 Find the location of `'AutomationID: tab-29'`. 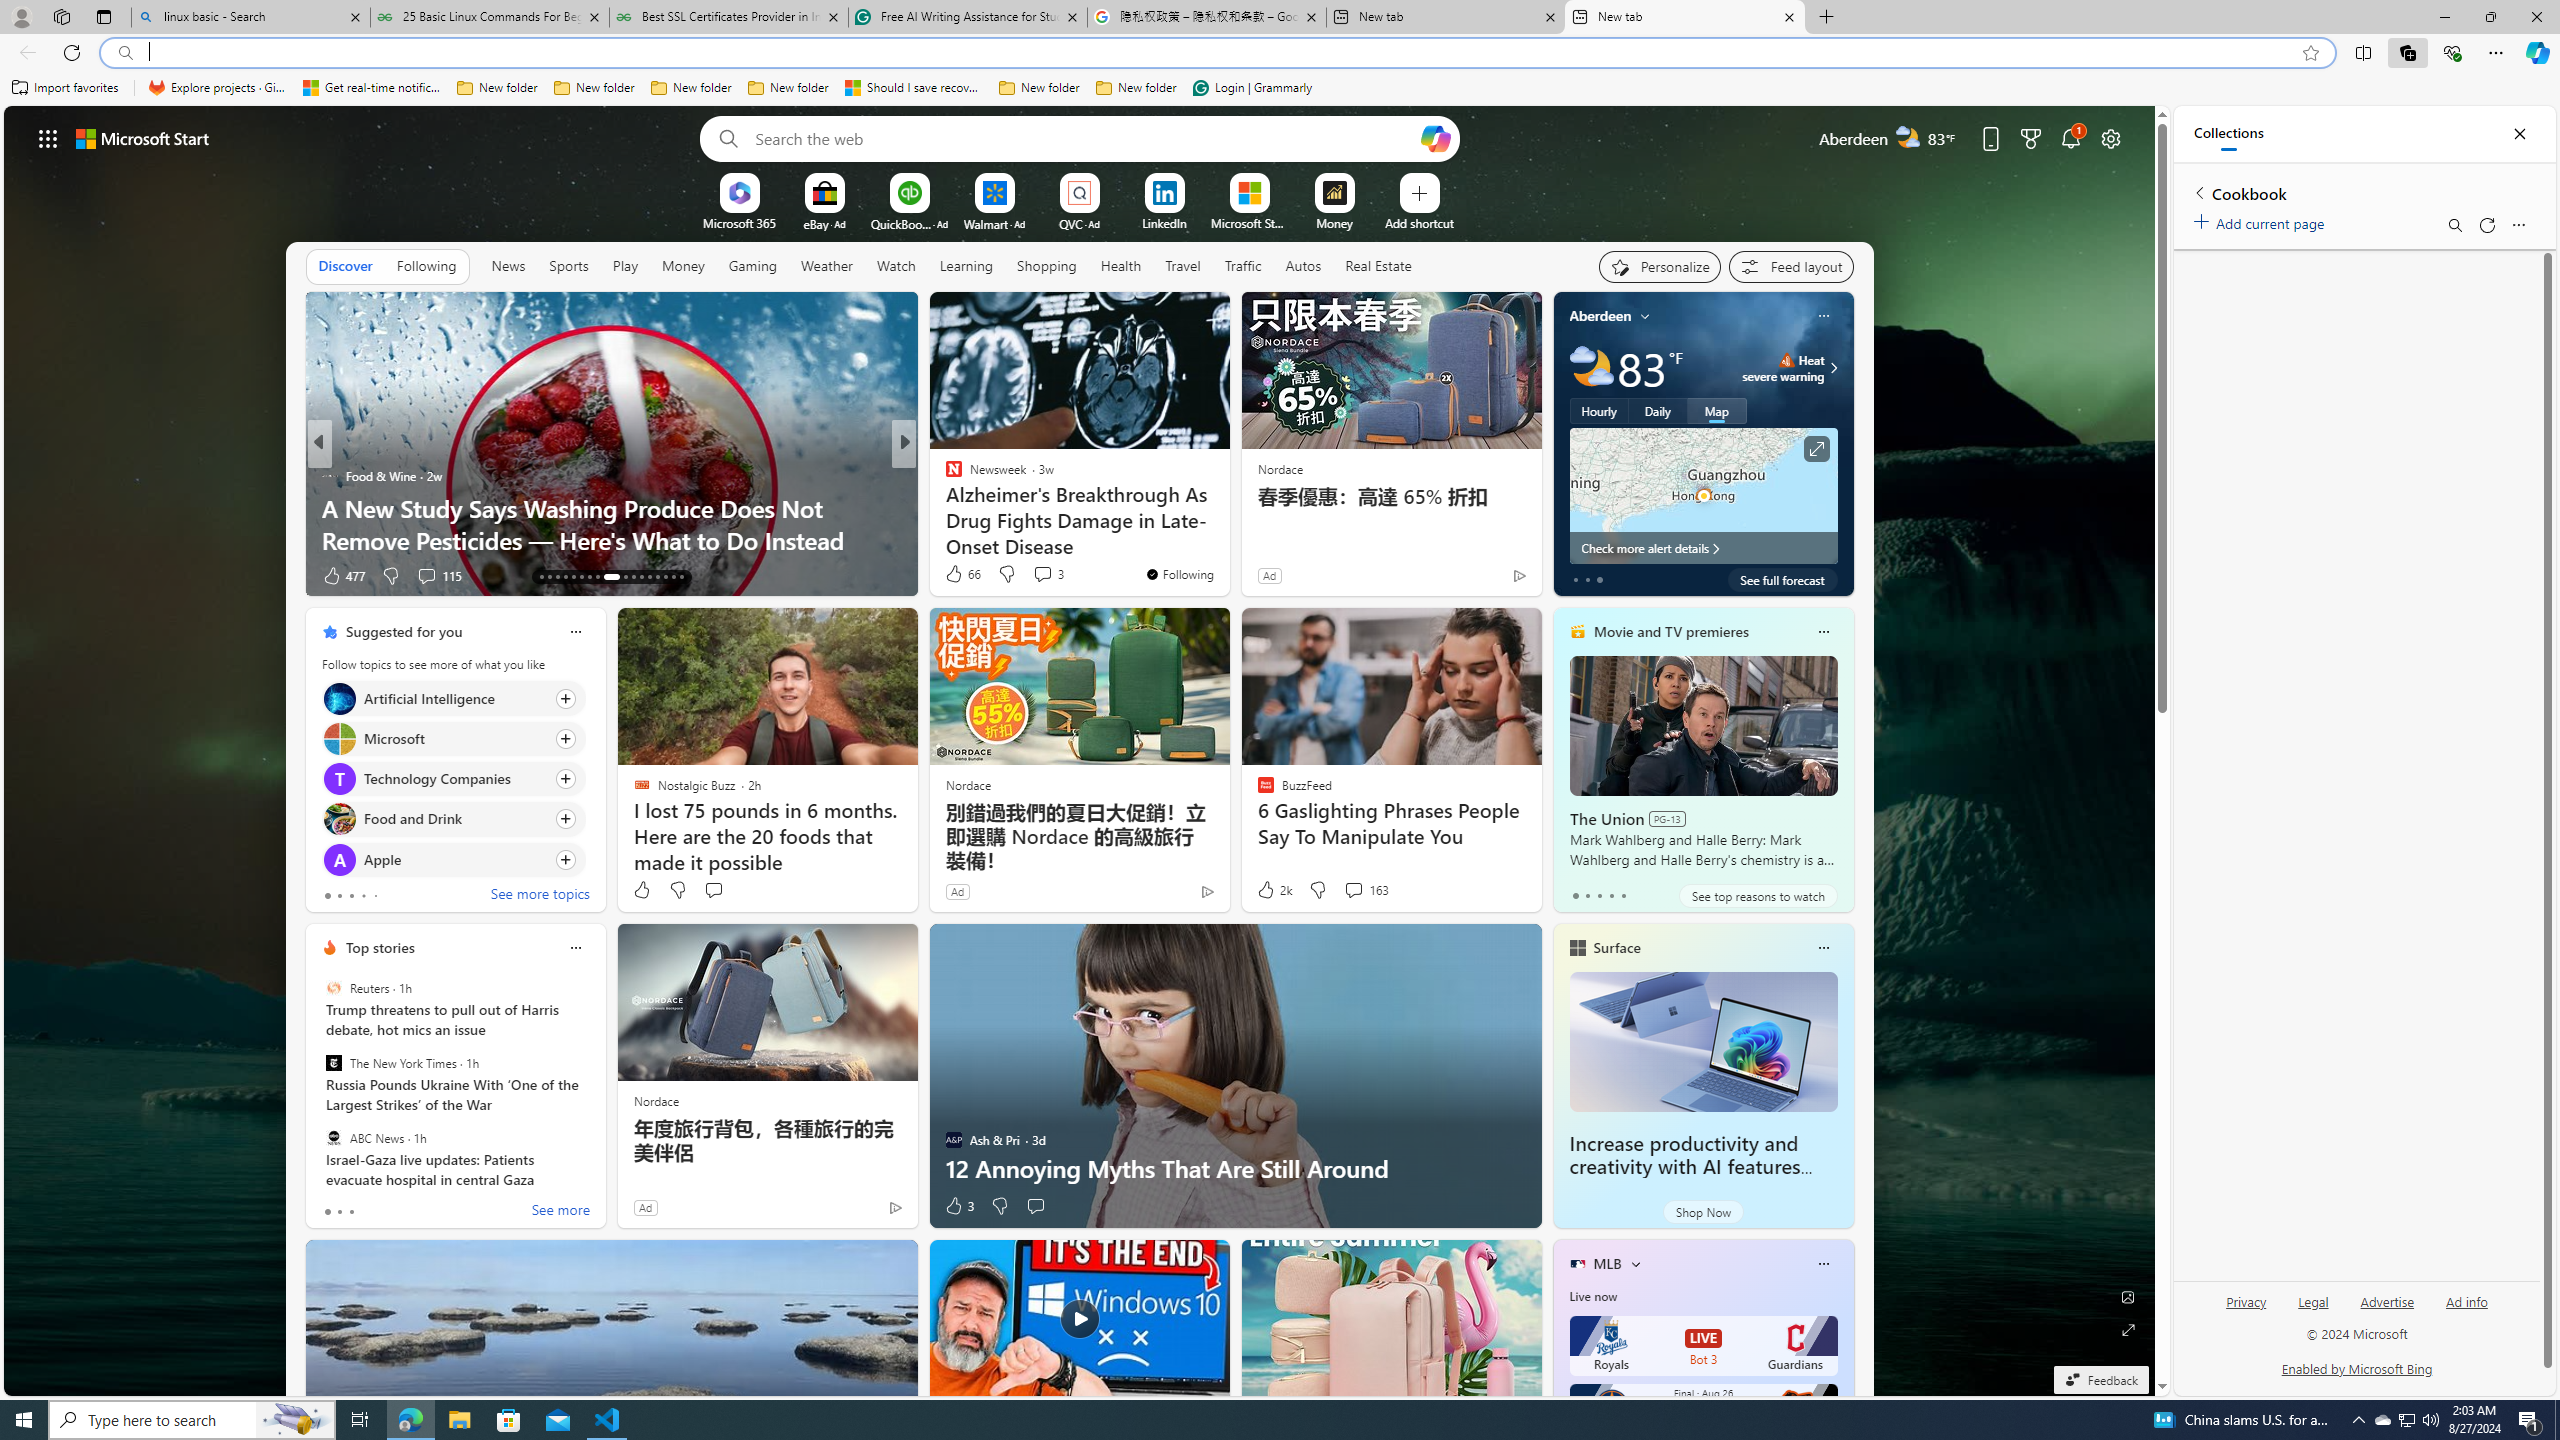

'AutomationID: tab-29' is located at coordinates (680, 577).